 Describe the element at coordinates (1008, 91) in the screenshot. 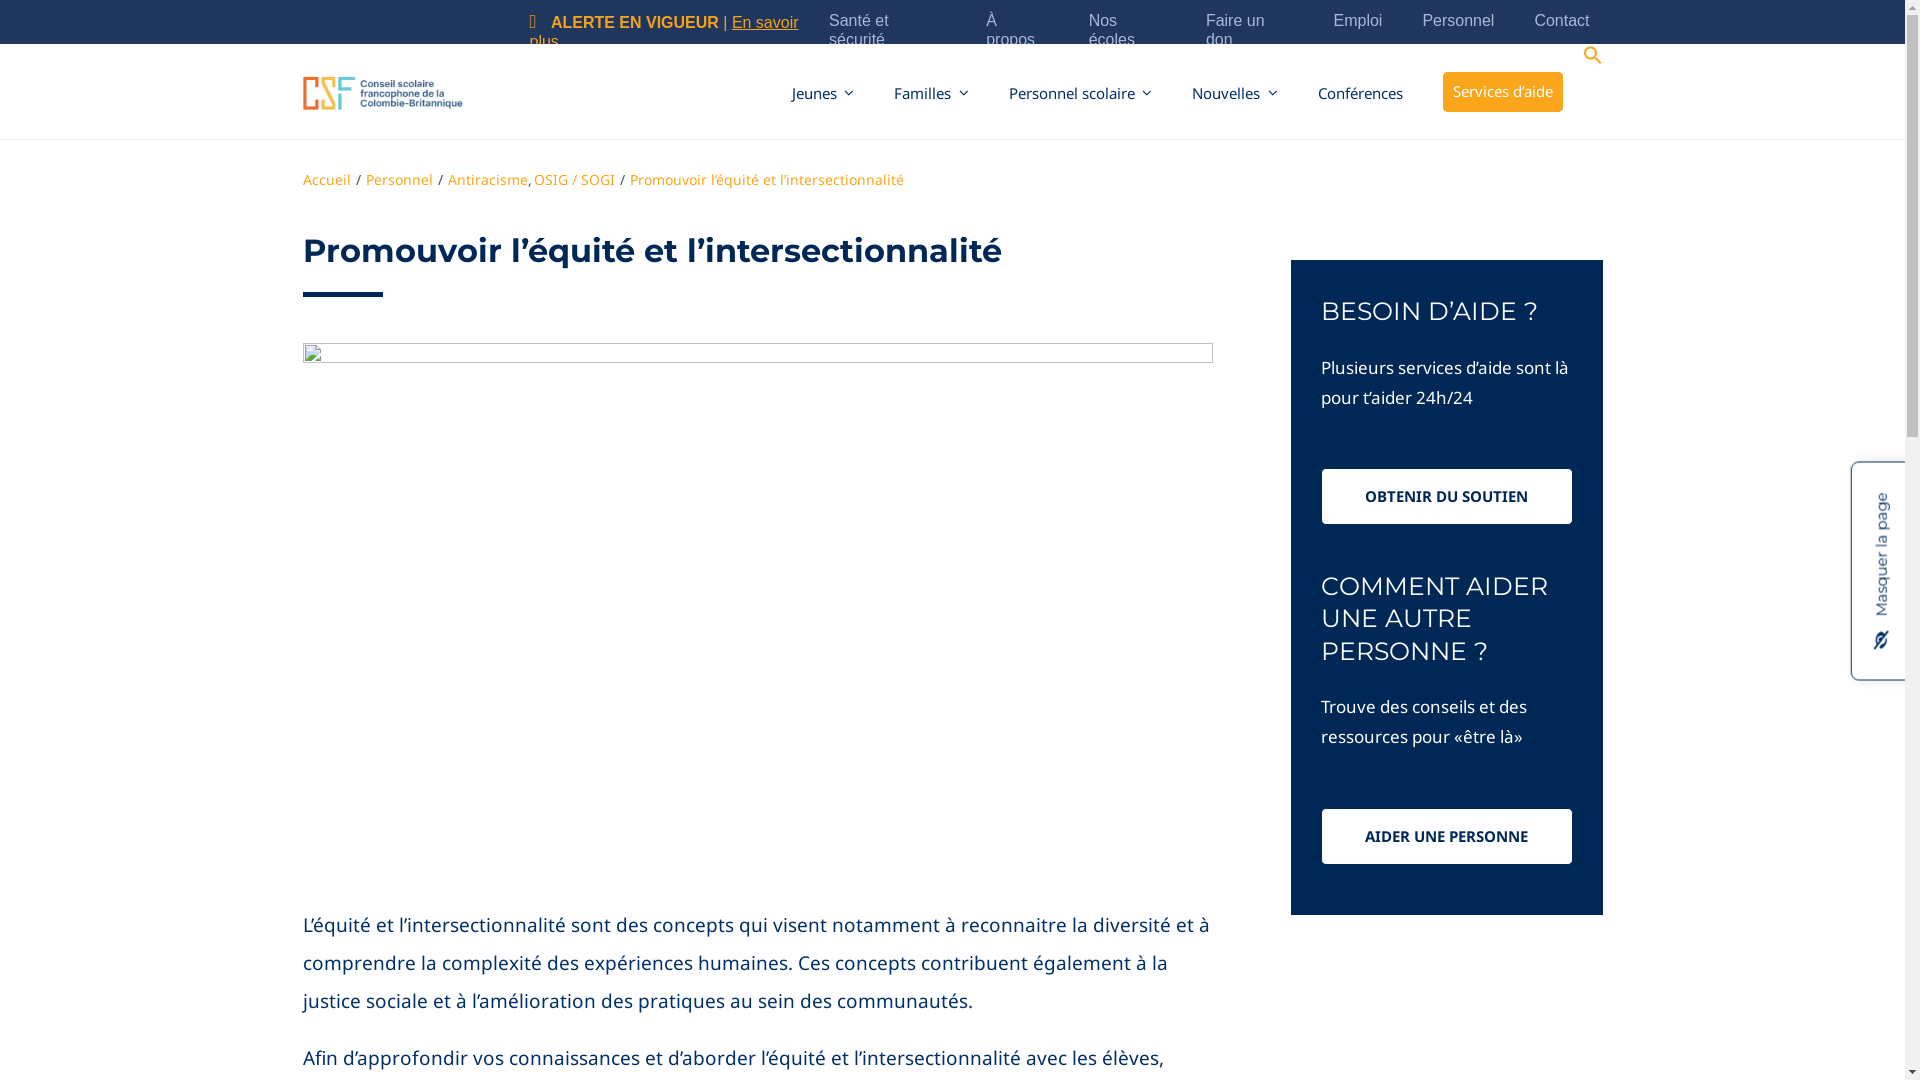

I see `'Personnel scolaire'` at that location.